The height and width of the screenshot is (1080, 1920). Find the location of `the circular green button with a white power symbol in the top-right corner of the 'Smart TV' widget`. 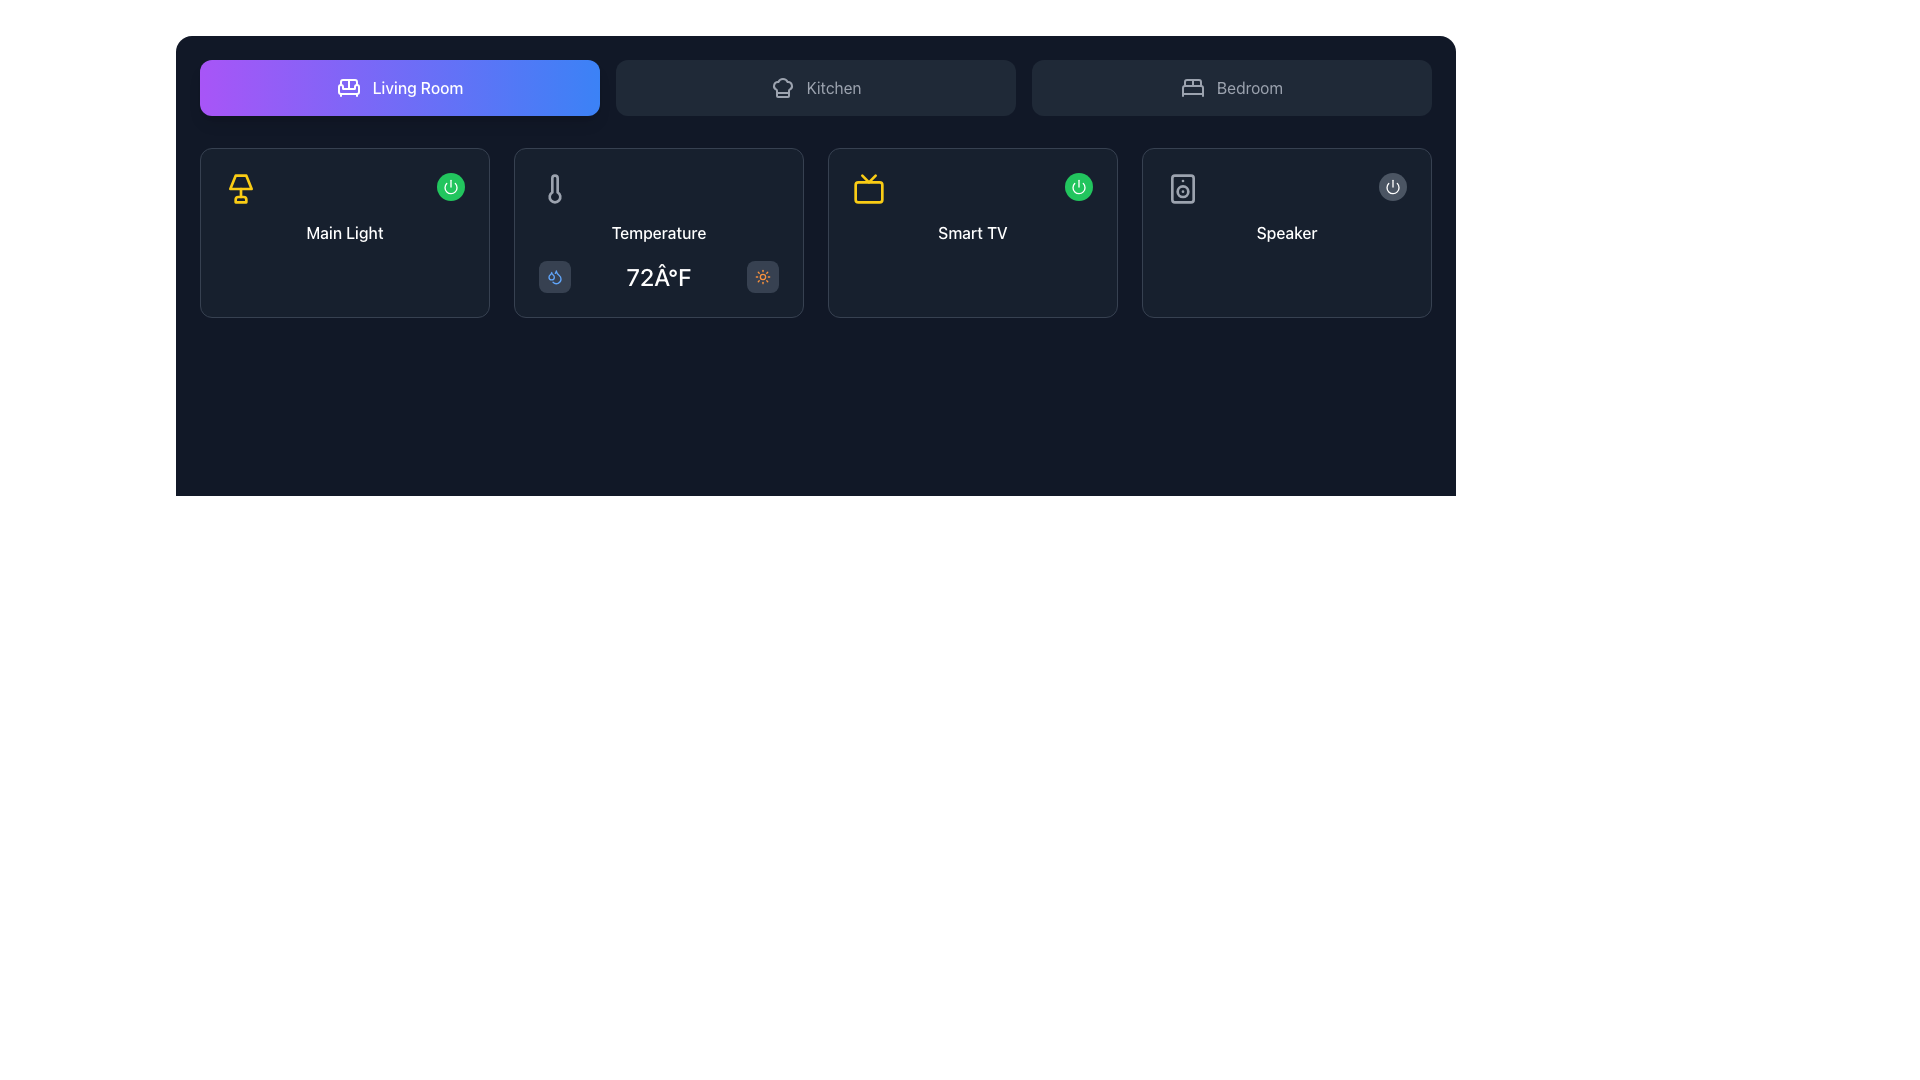

the circular green button with a white power symbol in the top-right corner of the 'Smart TV' widget is located at coordinates (1078, 186).